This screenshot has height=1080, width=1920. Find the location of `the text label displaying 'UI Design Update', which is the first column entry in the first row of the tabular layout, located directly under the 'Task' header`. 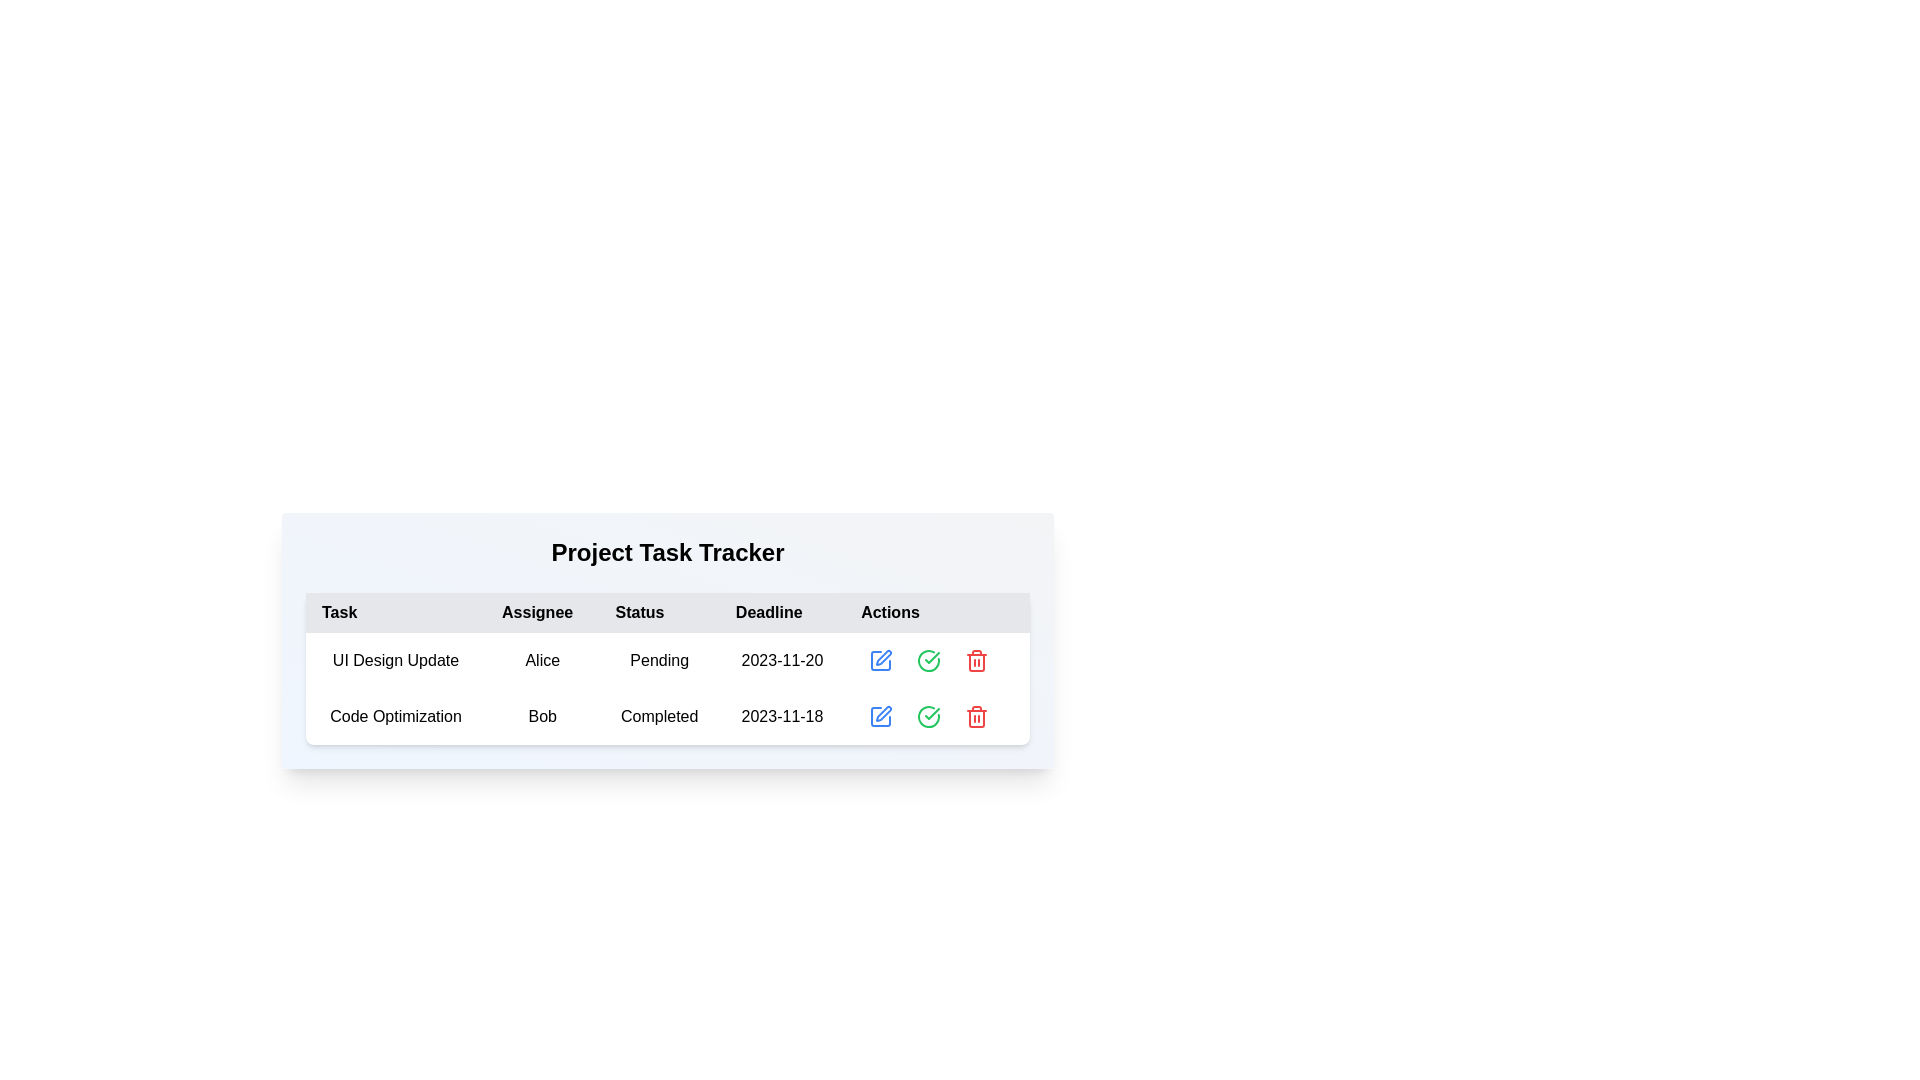

the text label displaying 'UI Design Update', which is the first column entry in the first row of the tabular layout, located directly under the 'Task' header is located at coordinates (396, 660).